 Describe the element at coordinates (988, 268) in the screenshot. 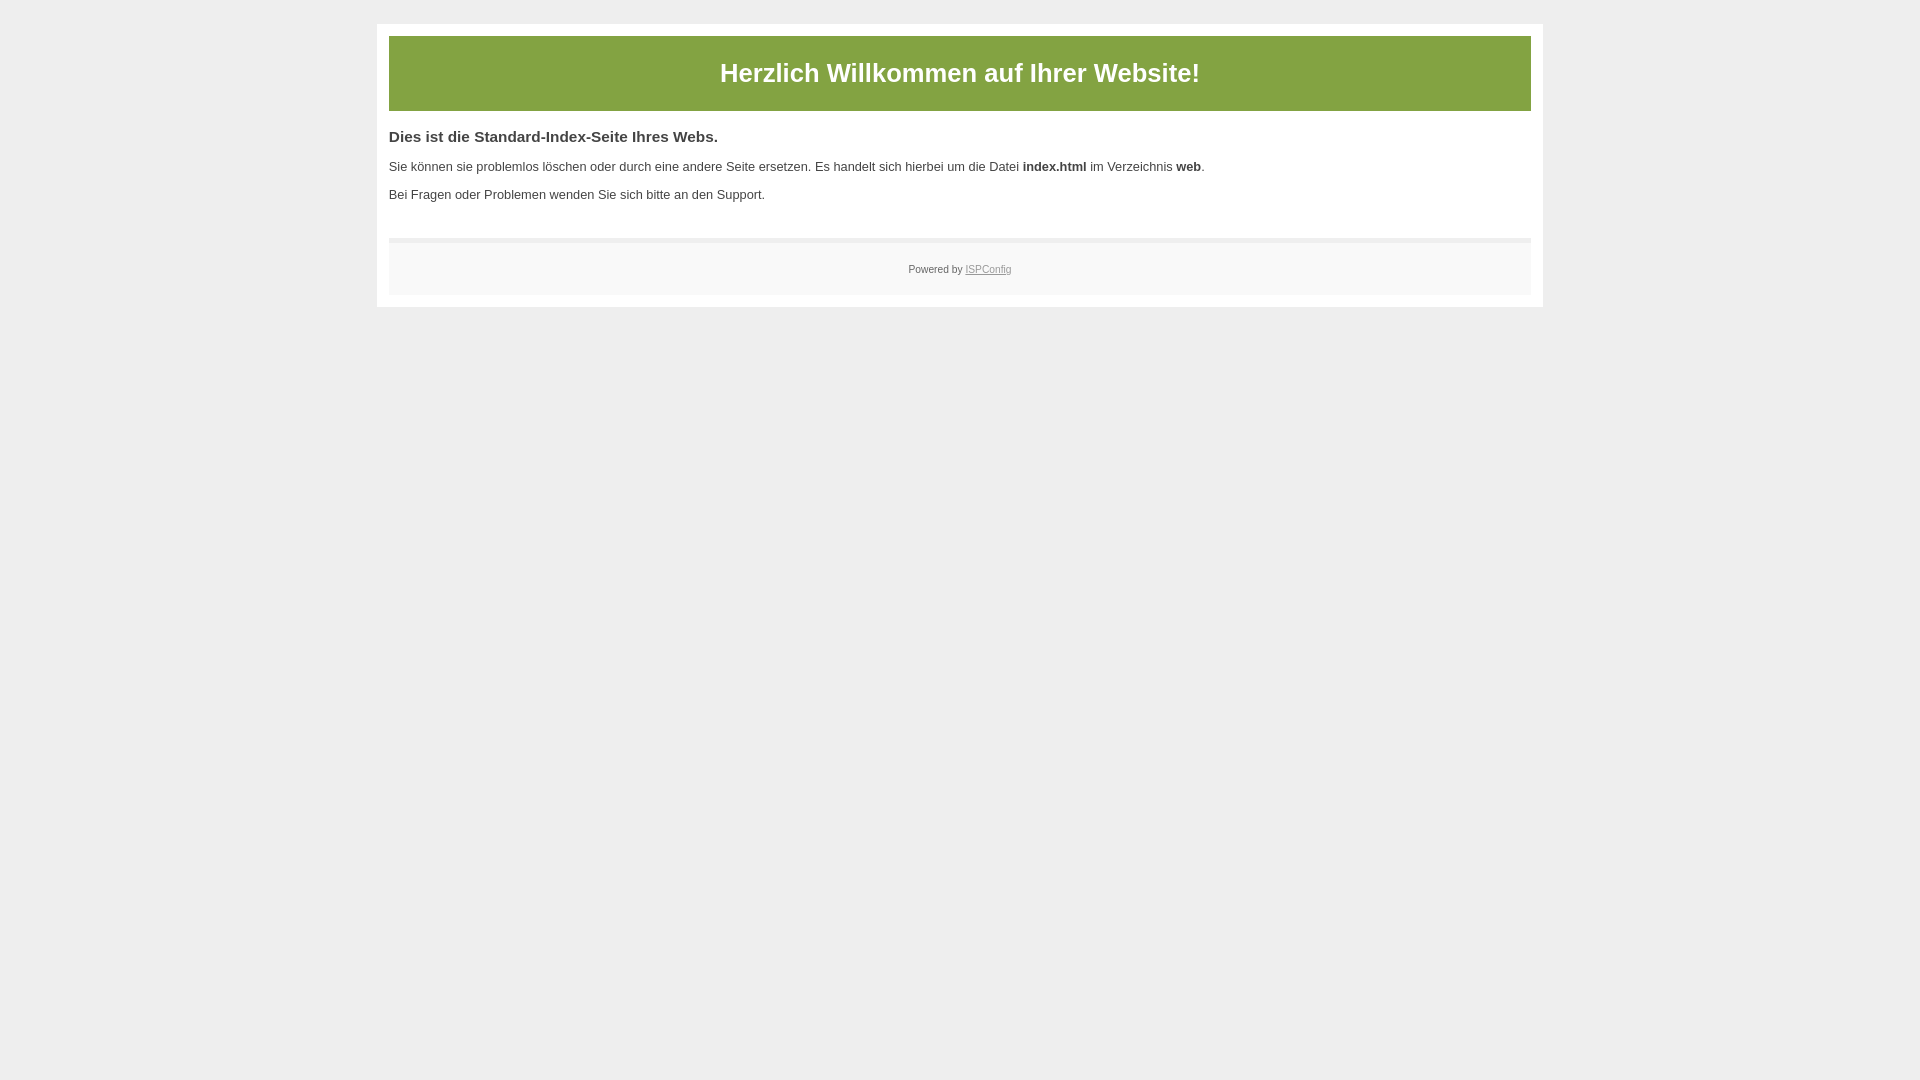

I see `'ISPConfig'` at that location.